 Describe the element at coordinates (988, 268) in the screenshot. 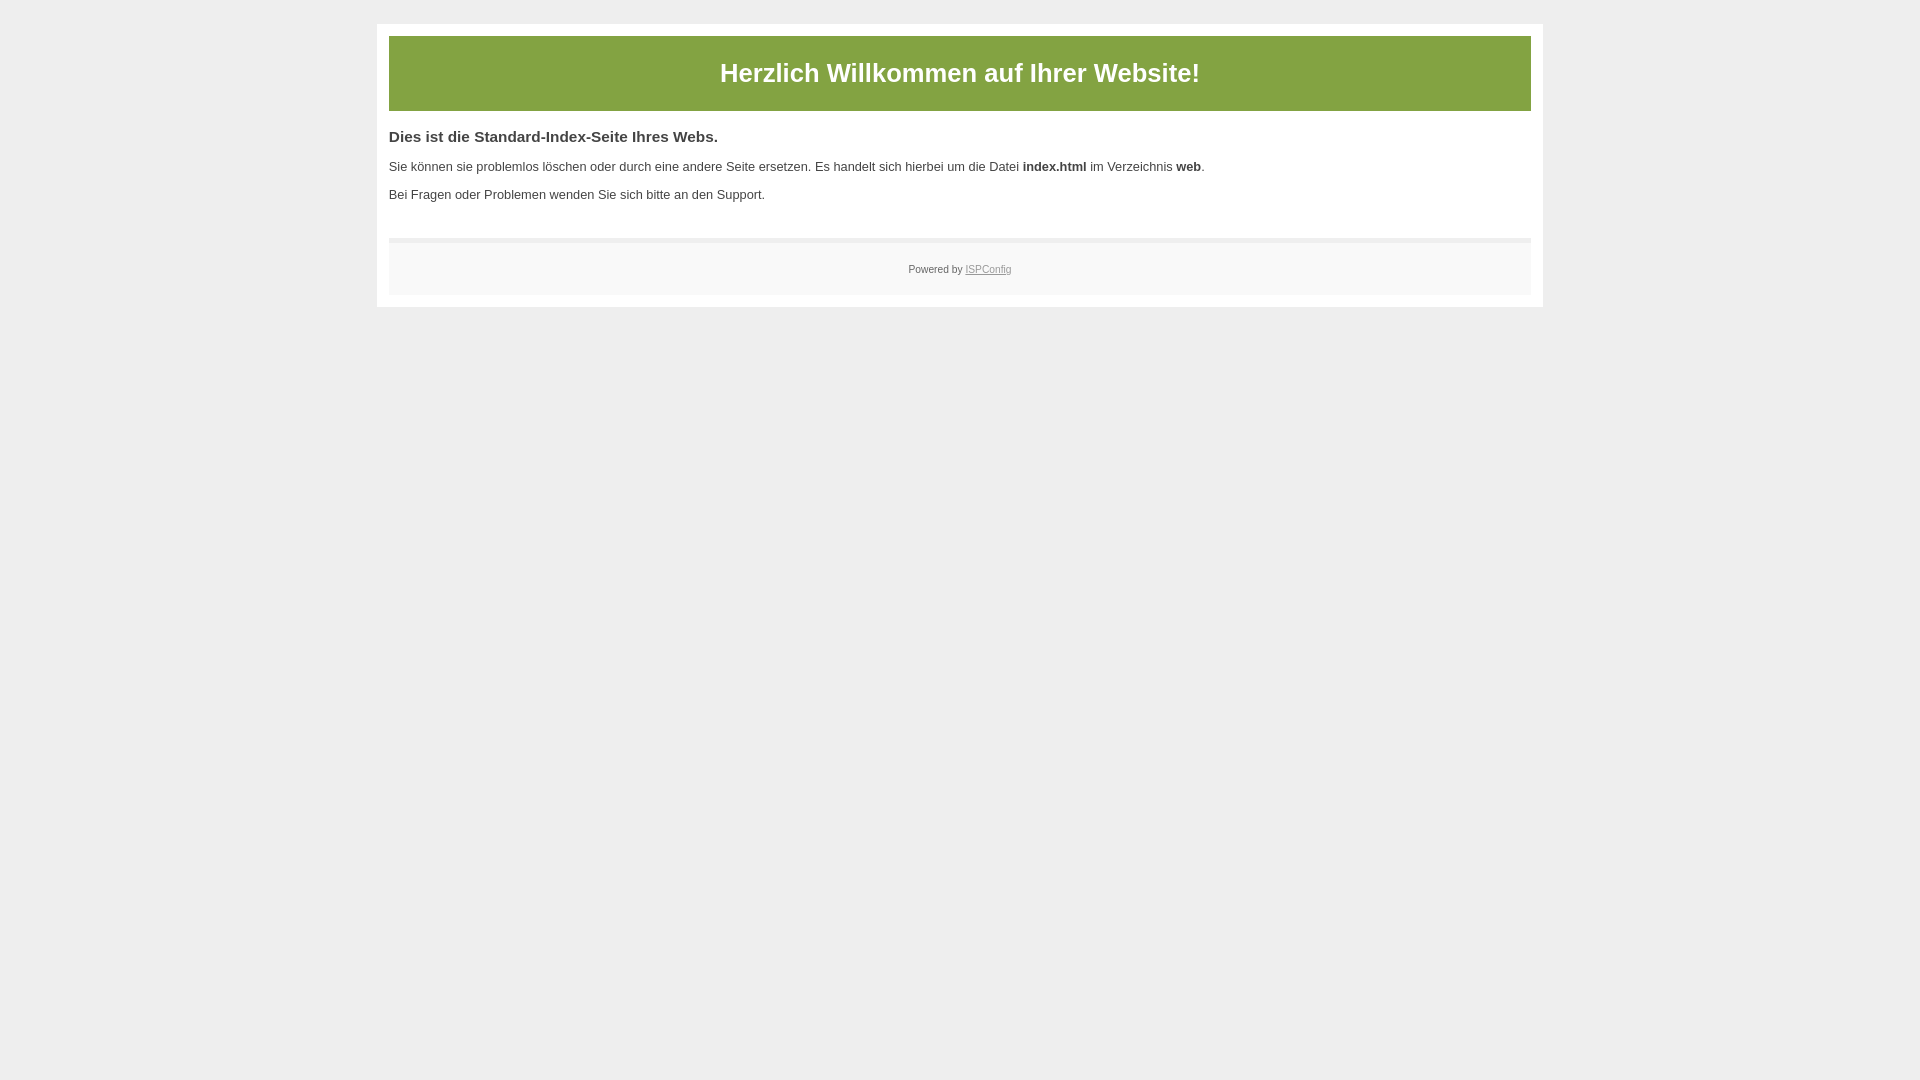

I see `'ISPConfig'` at that location.